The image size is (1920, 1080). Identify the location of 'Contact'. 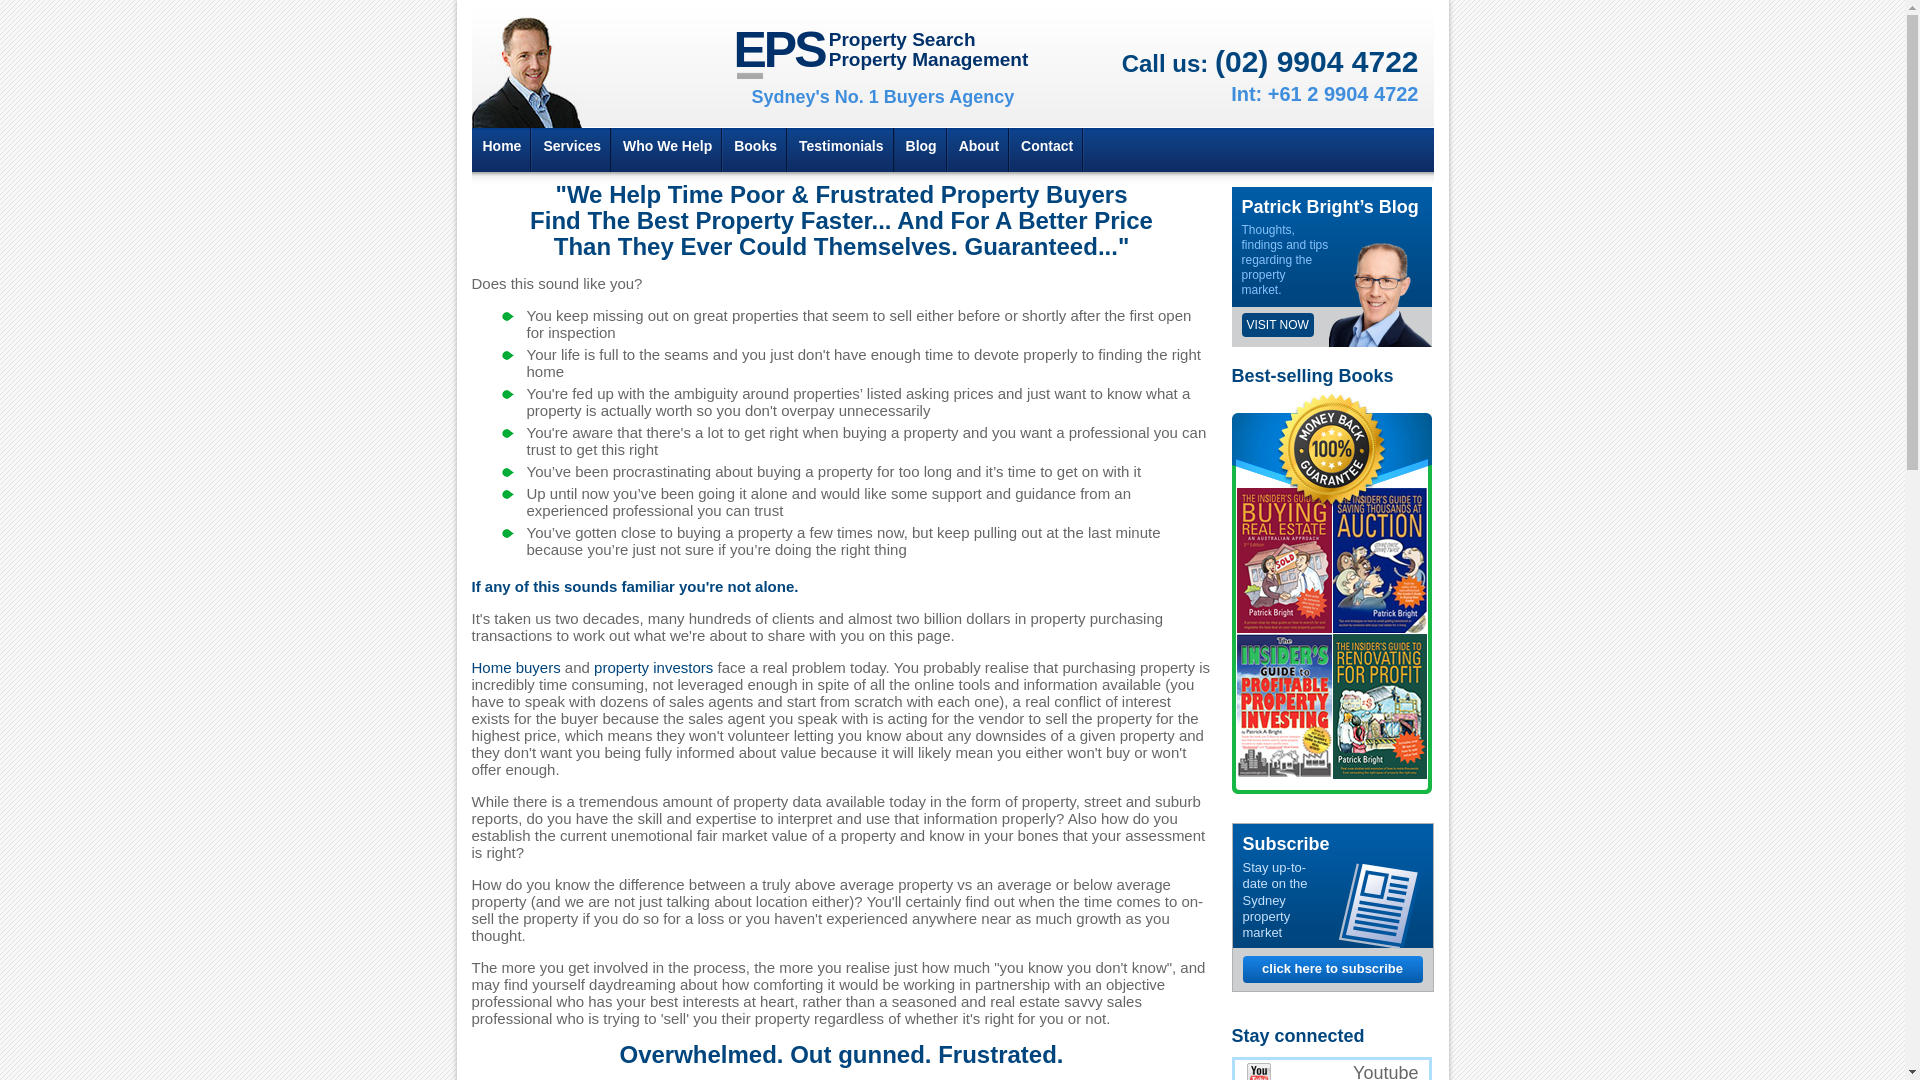
(1045, 149).